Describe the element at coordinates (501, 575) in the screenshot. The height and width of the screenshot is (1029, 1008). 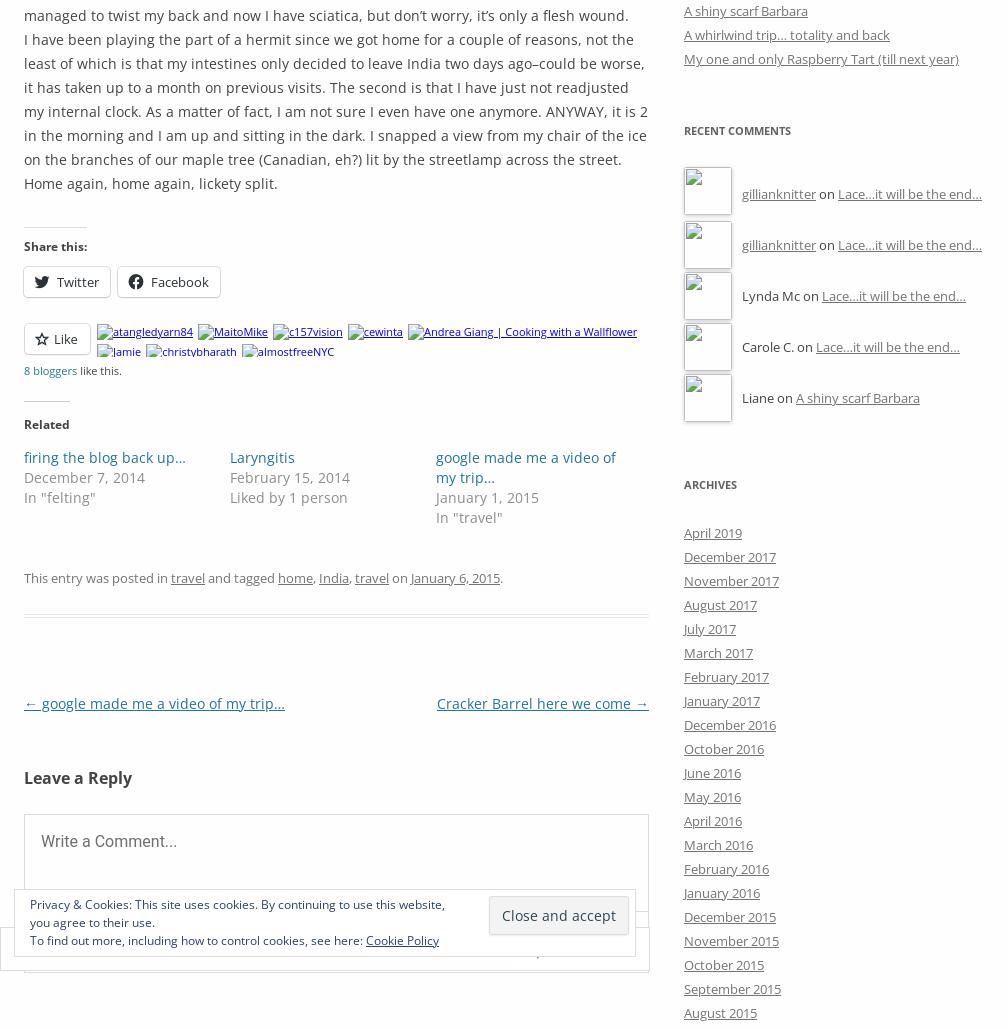
I see `'.'` at that location.